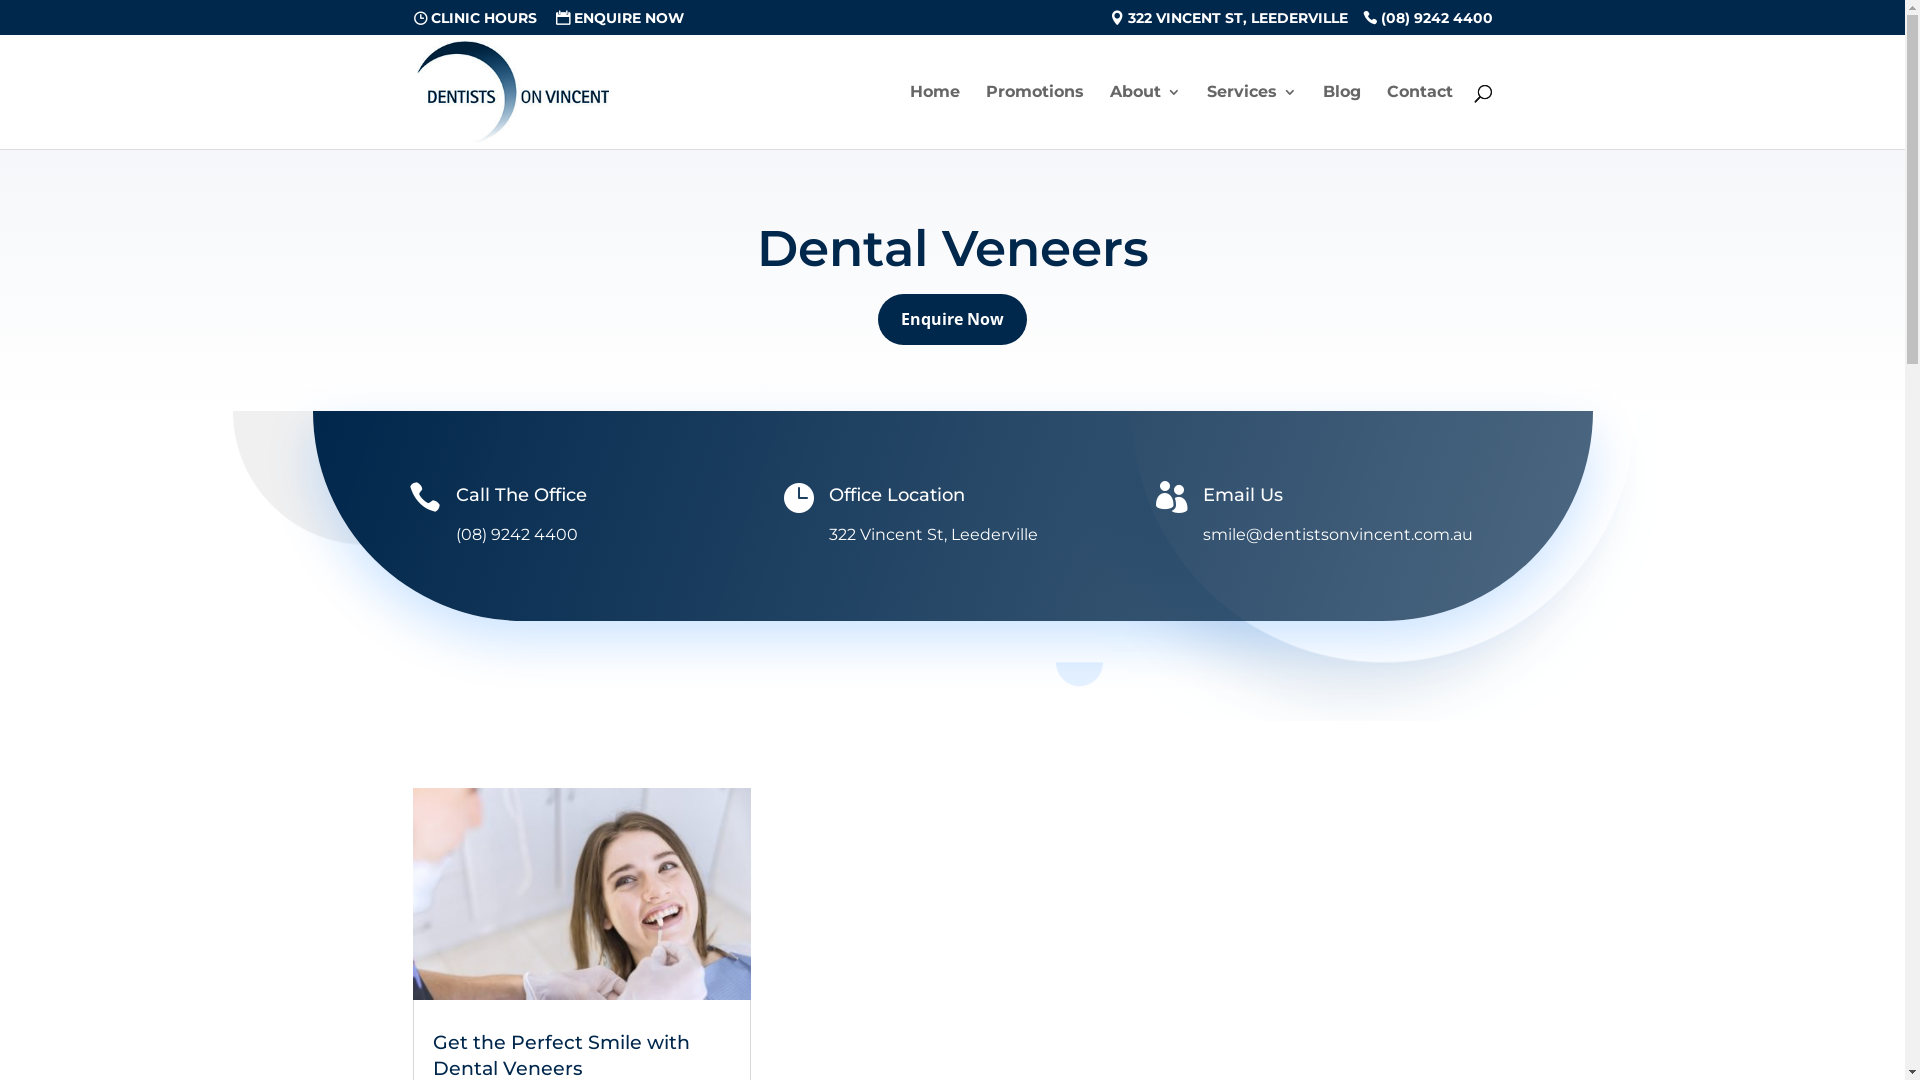  I want to click on 'About', so click(1145, 116).